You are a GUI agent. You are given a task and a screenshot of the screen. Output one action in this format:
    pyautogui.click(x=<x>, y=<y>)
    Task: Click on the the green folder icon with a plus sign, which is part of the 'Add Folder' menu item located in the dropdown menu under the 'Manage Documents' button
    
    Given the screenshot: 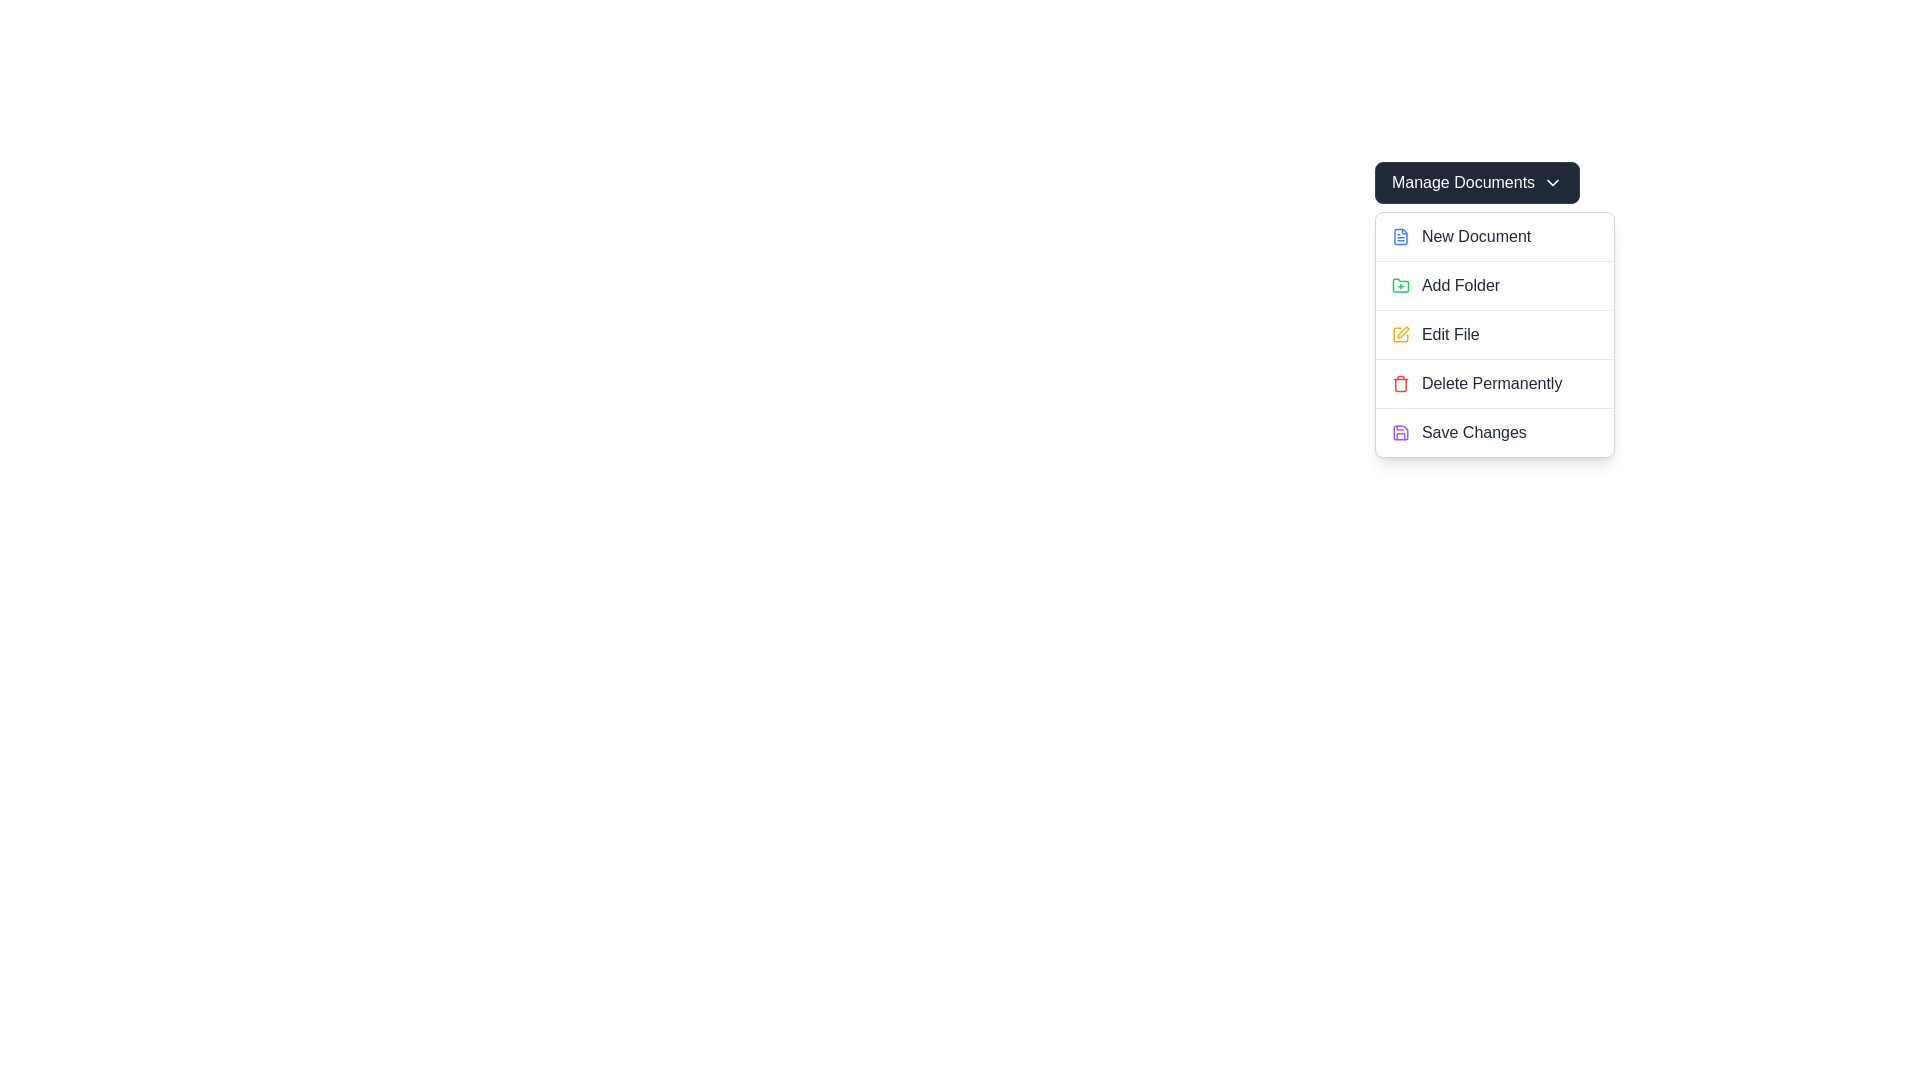 What is the action you would take?
    pyautogui.click(x=1399, y=285)
    